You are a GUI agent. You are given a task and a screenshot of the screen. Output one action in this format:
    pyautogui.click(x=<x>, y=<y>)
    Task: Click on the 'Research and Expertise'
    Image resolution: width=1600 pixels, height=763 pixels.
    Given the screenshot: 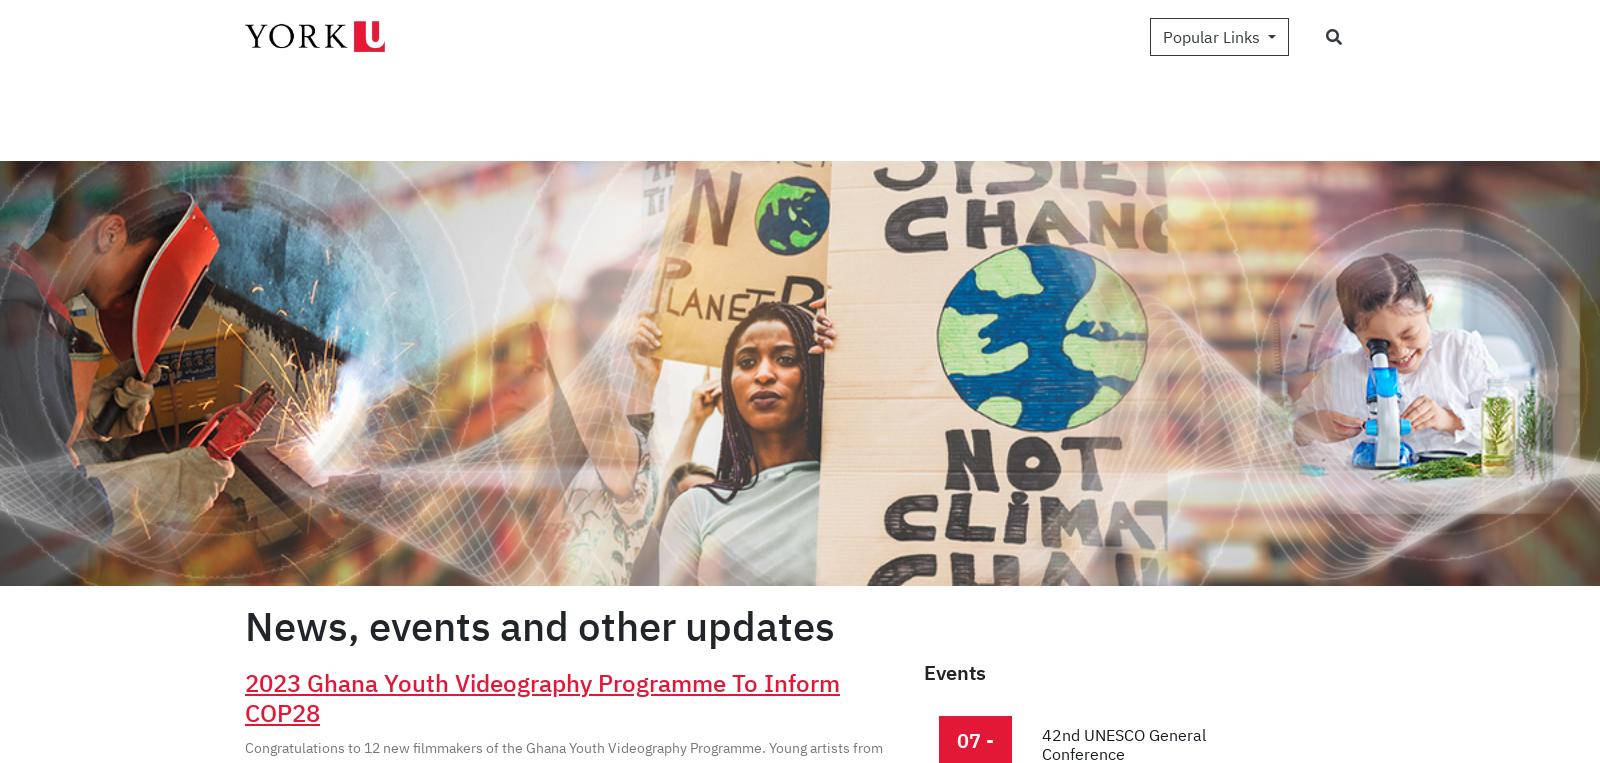 What is the action you would take?
    pyautogui.click(x=523, y=67)
    